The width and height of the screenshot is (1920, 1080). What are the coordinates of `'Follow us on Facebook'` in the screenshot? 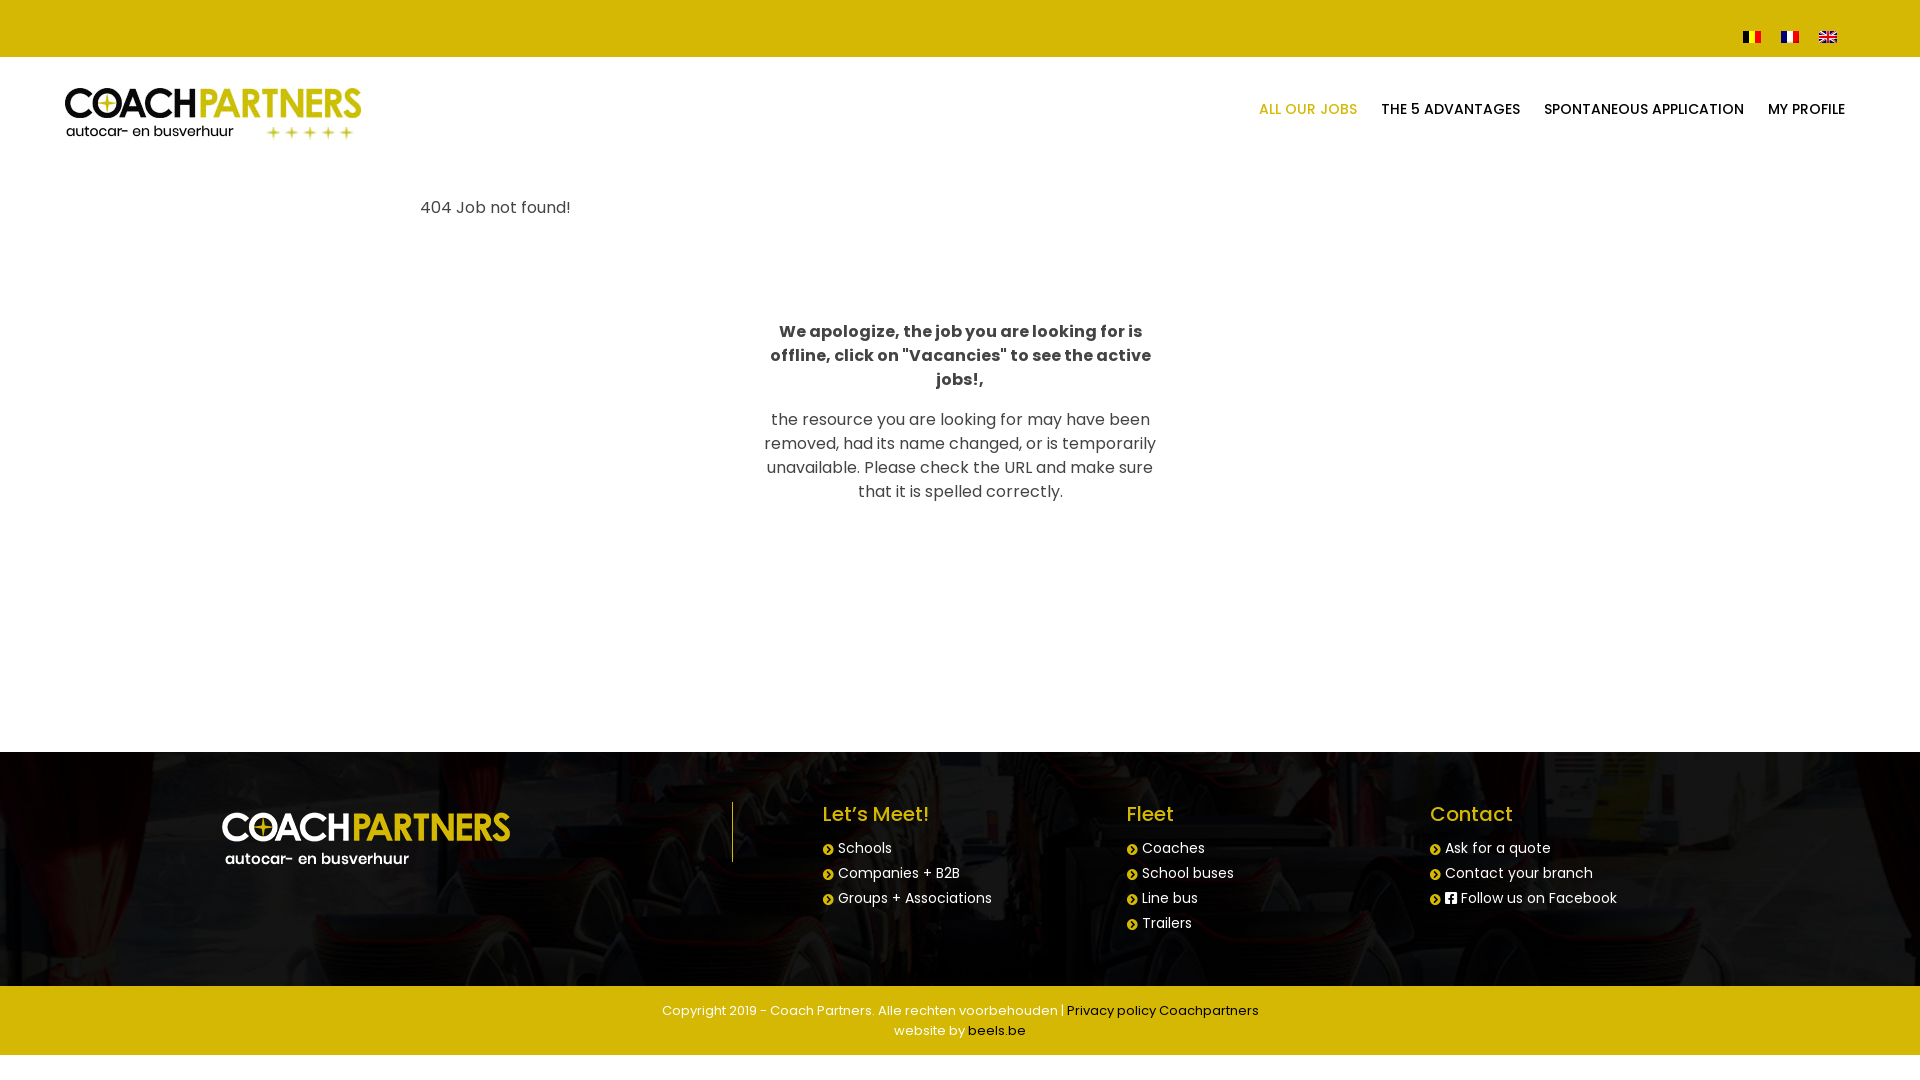 It's located at (1530, 897).